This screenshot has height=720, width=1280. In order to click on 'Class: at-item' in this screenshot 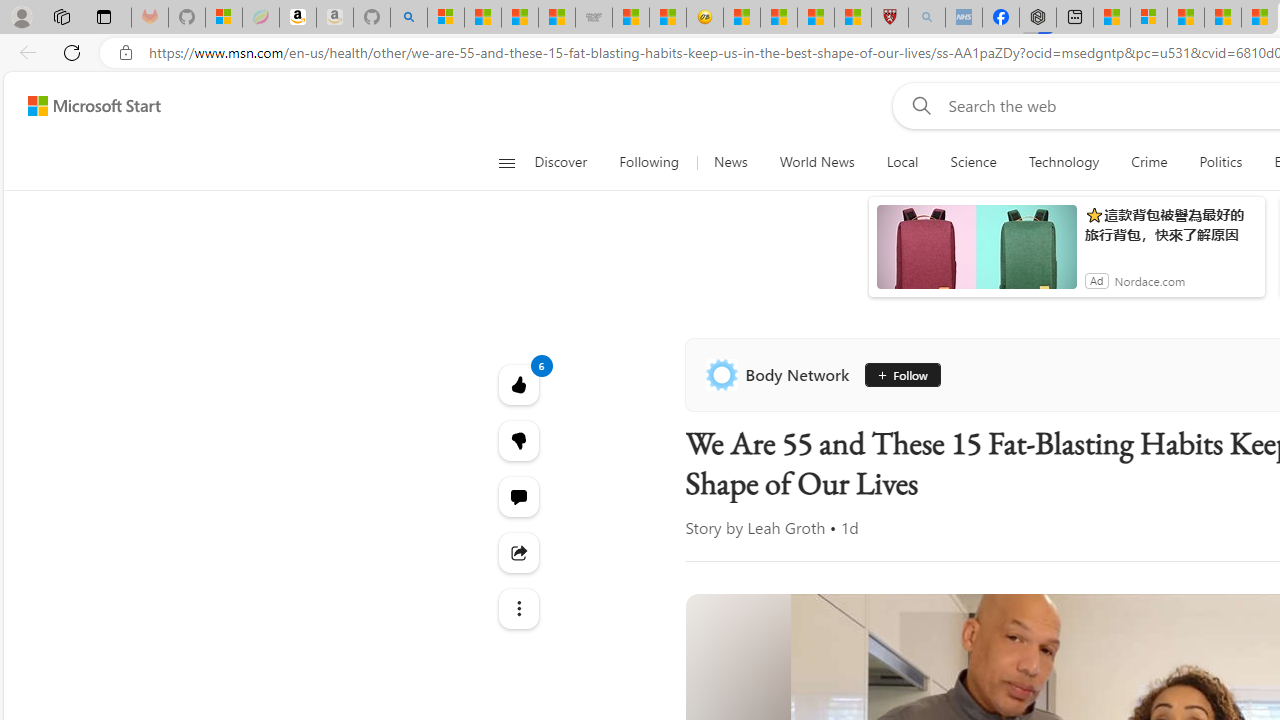, I will do `click(518, 608)`.